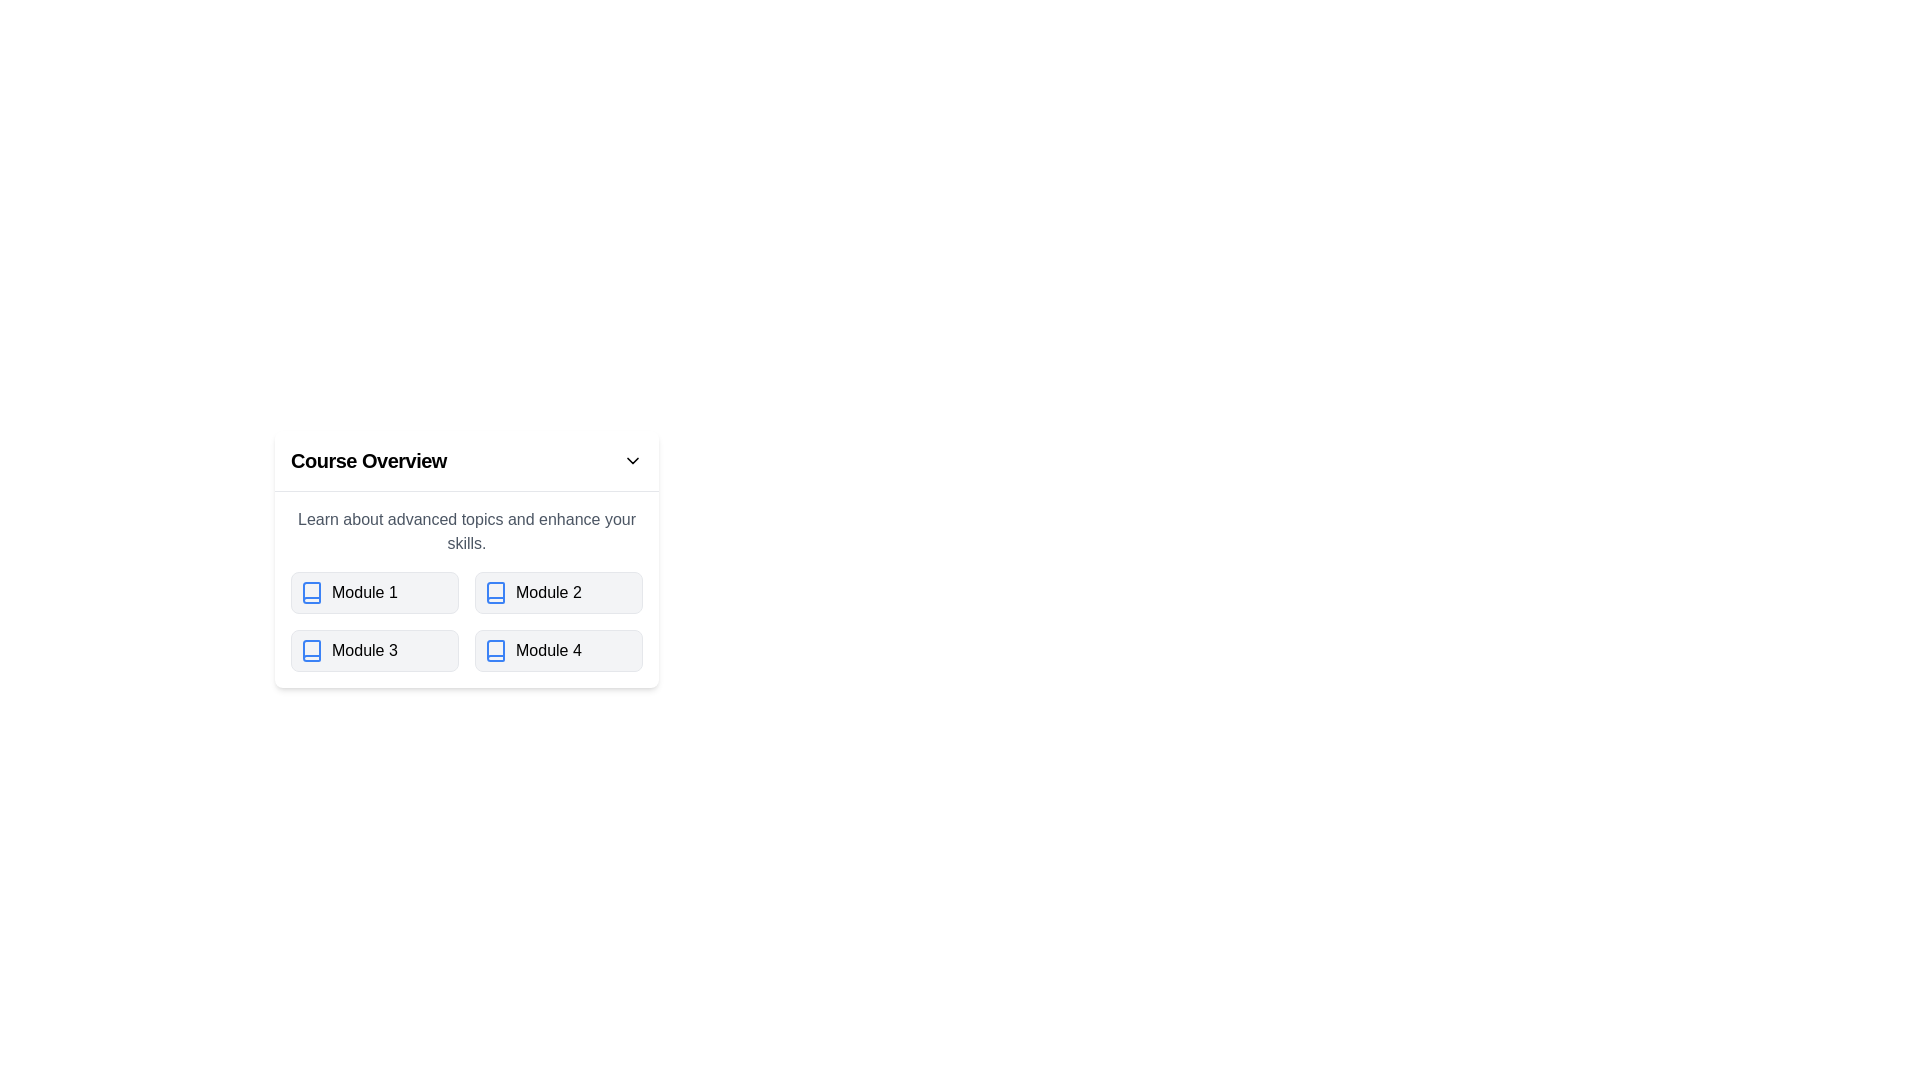 The image size is (1920, 1080). Describe the element at coordinates (311, 651) in the screenshot. I see `the icon resembling a booklet, which is located to the left of the 'Module 3' text label` at that location.